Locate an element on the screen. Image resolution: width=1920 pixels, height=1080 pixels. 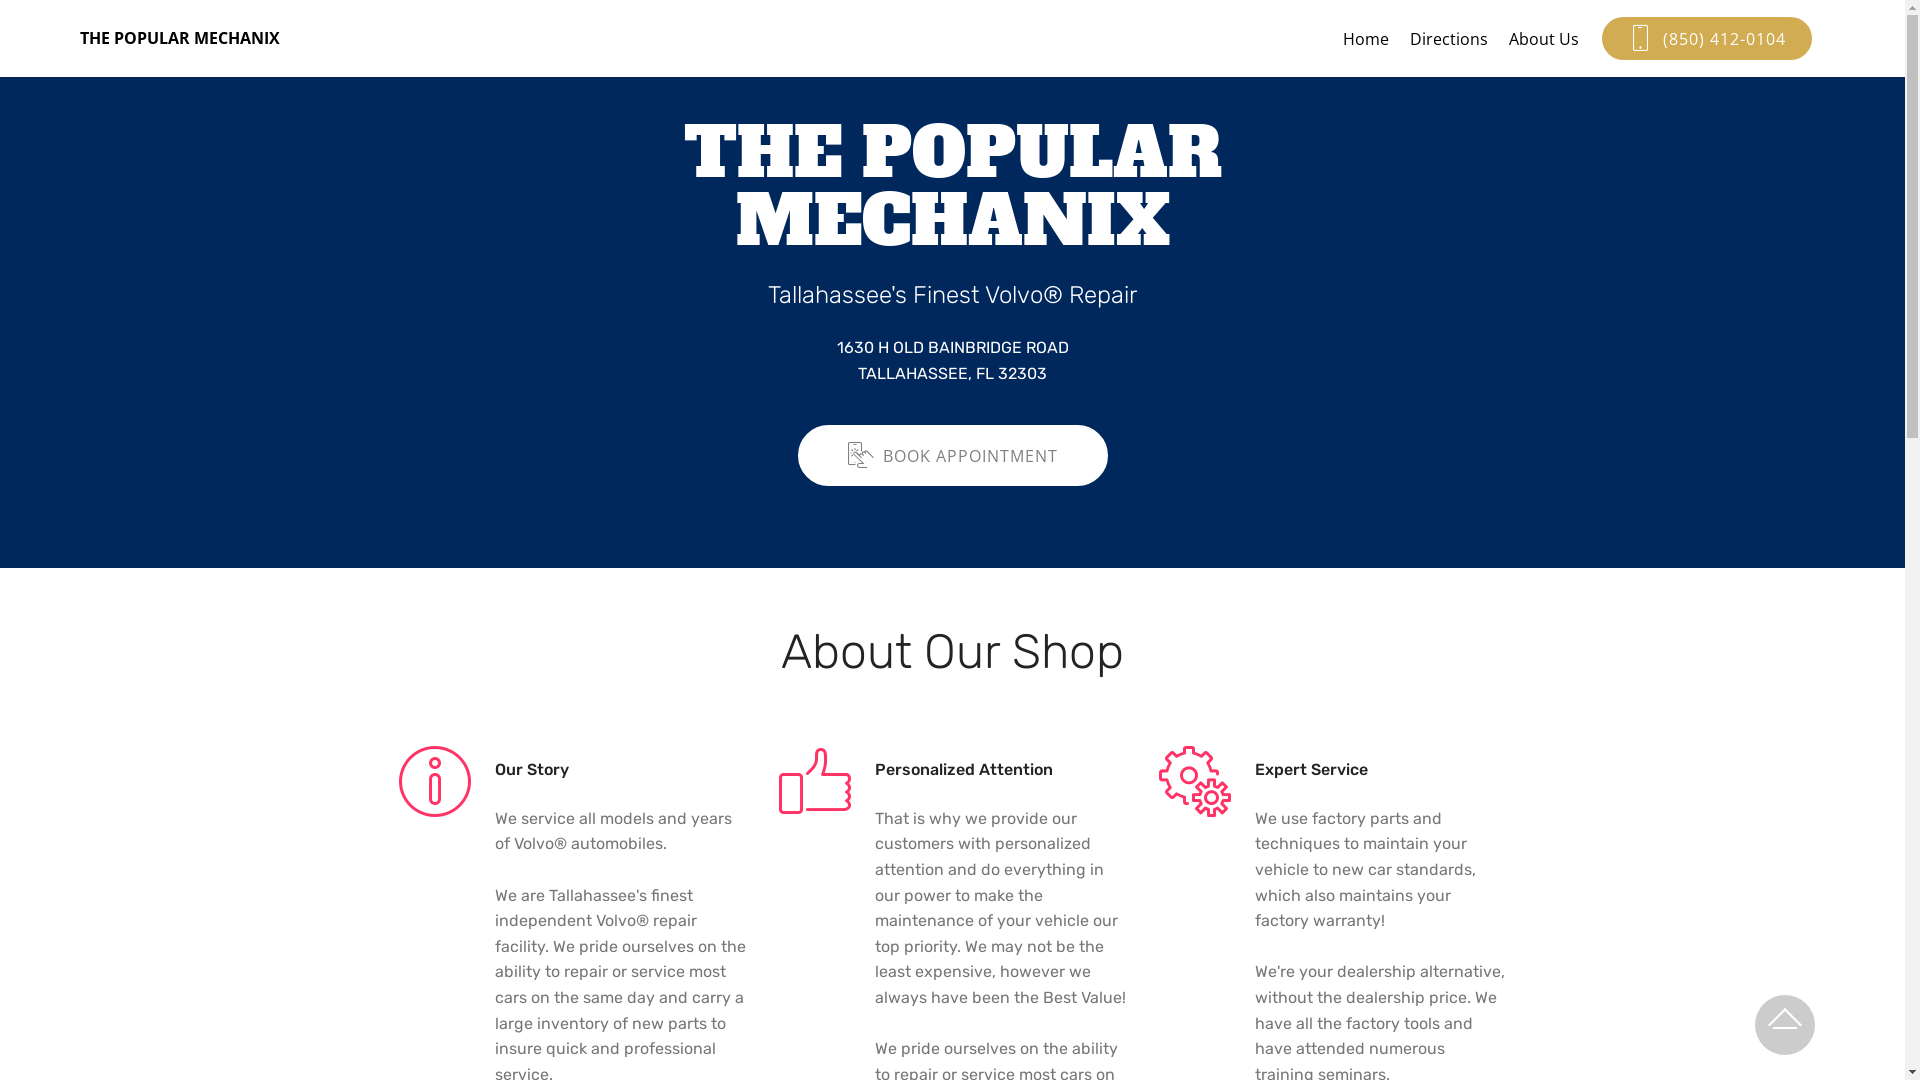
'THE POPULAR MECHANIX' is located at coordinates (196, 38).